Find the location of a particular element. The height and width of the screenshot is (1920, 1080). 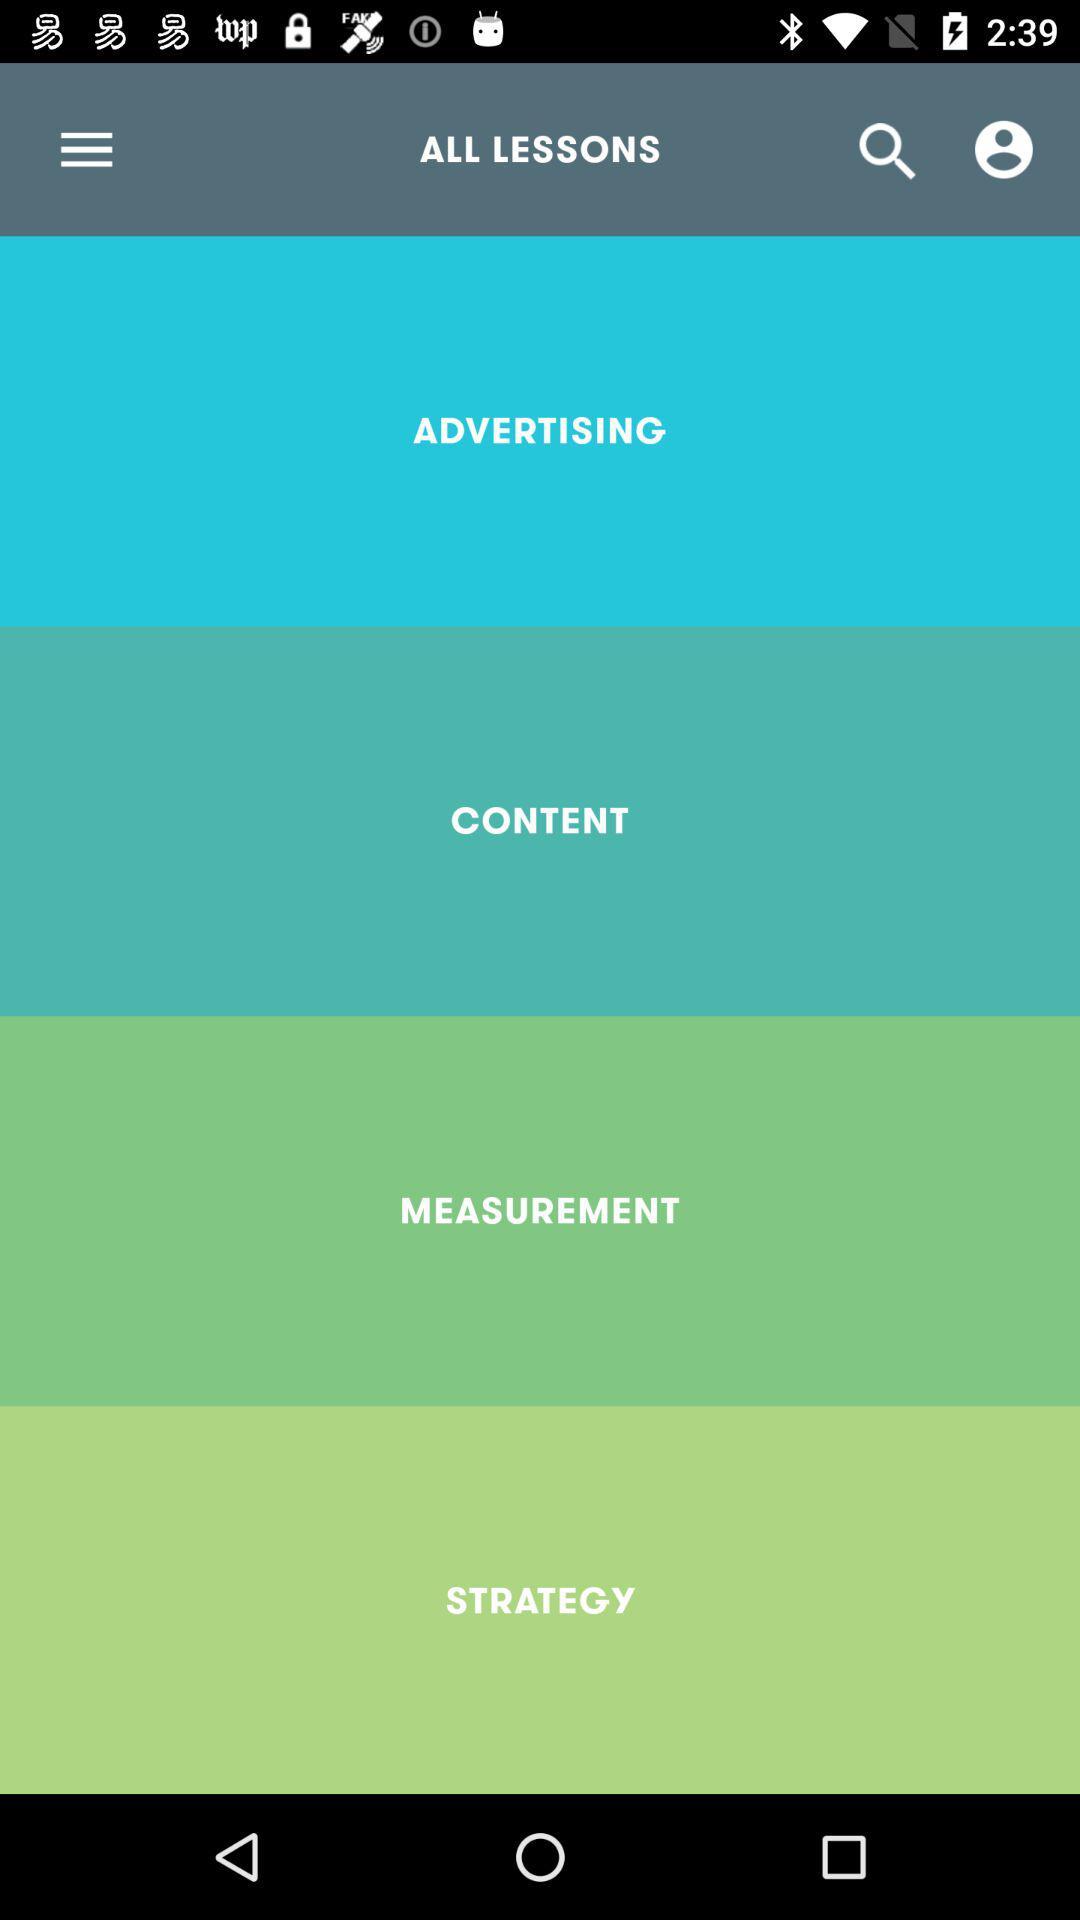

the icon to the left of the all lessons item is located at coordinates (85, 148).